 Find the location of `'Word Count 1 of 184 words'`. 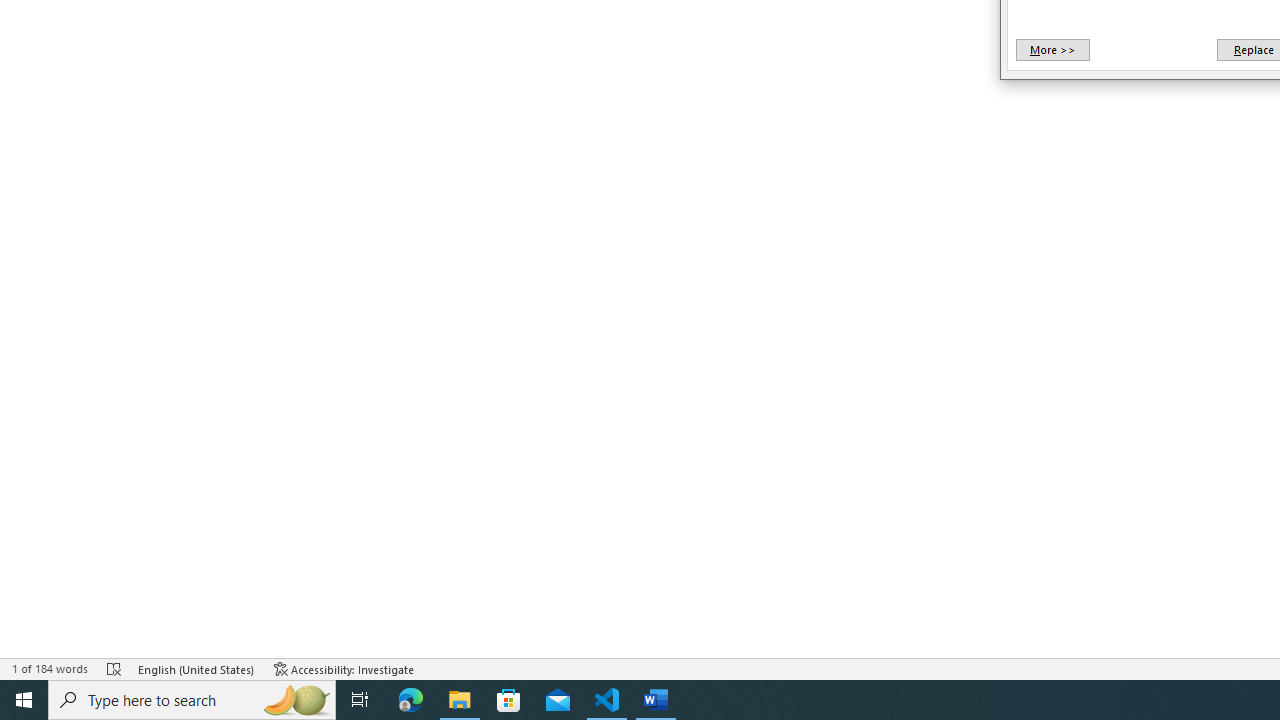

'Word Count 1 of 184 words' is located at coordinates (49, 669).